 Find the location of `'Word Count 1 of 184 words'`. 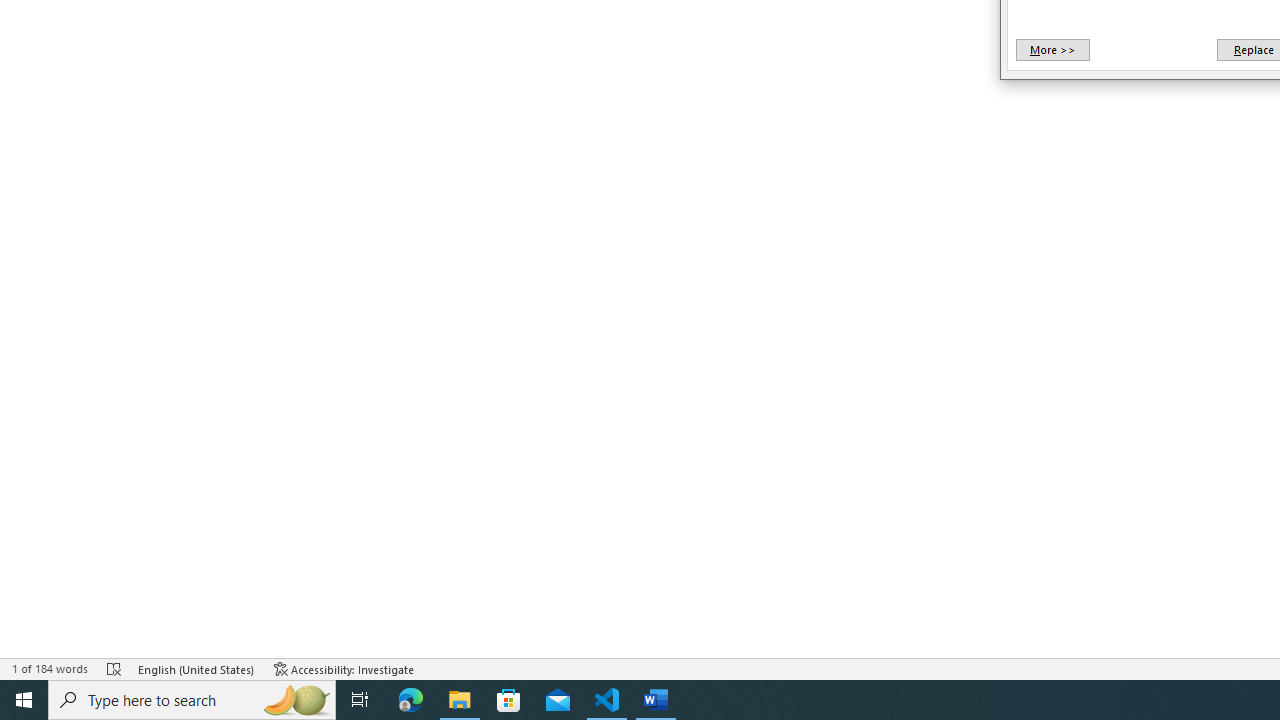

'Word Count 1 of 184 words' is located at coordinates (49, 669).